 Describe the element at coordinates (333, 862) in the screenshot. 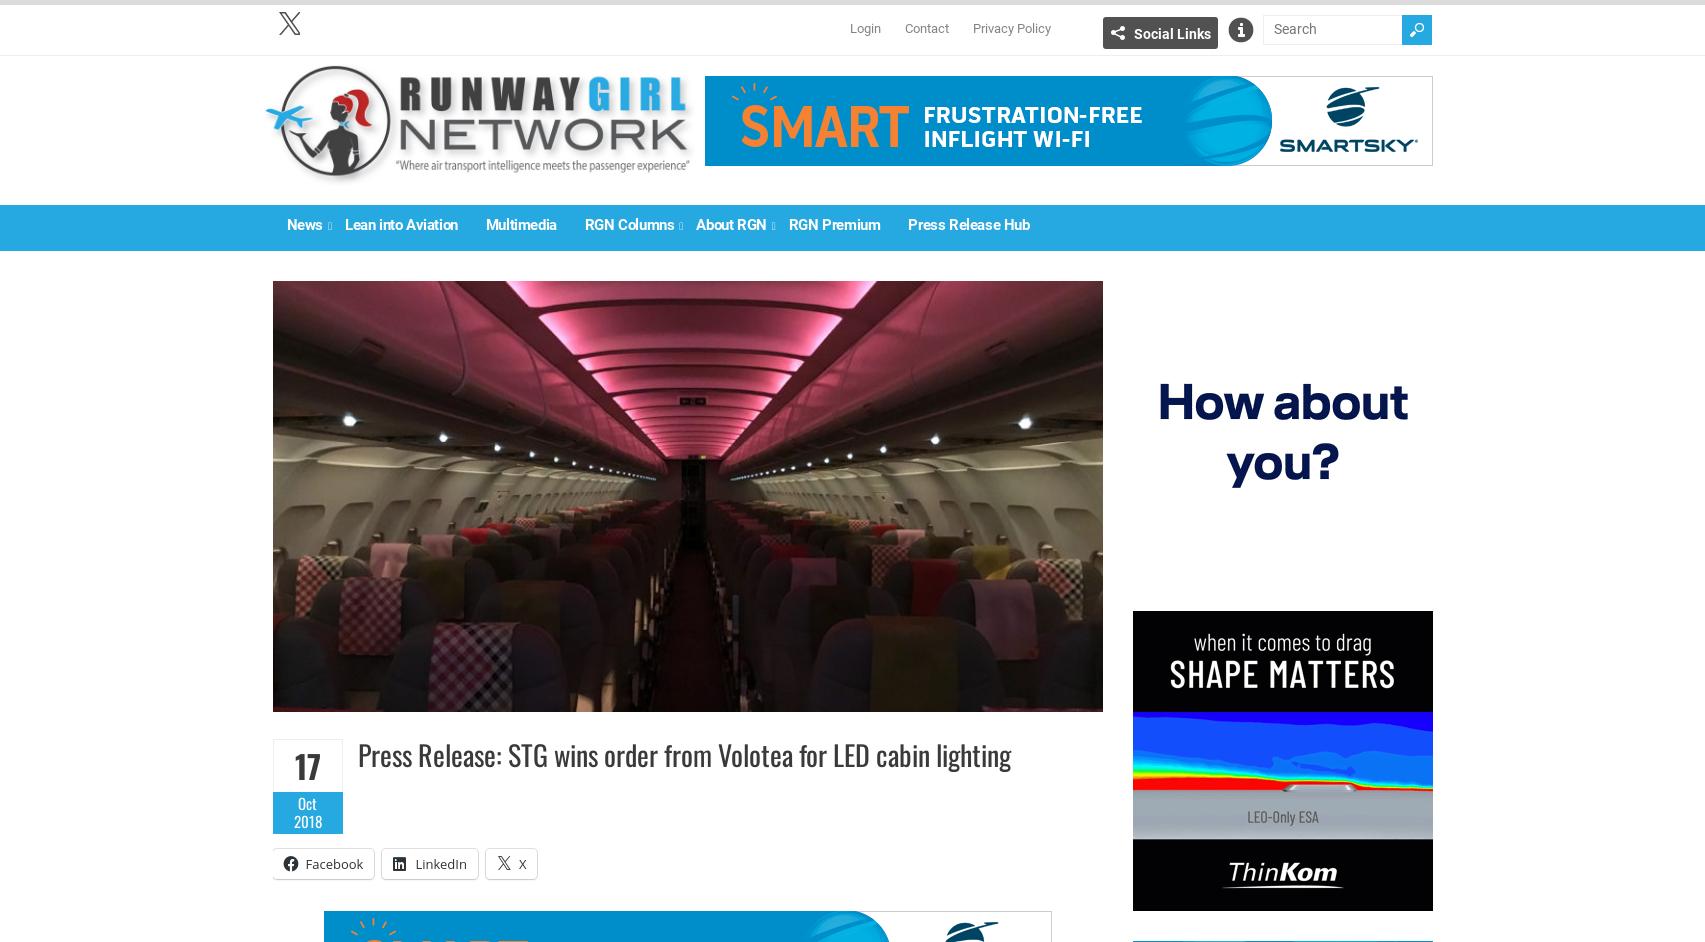

I see `'Facebook'` at that location.